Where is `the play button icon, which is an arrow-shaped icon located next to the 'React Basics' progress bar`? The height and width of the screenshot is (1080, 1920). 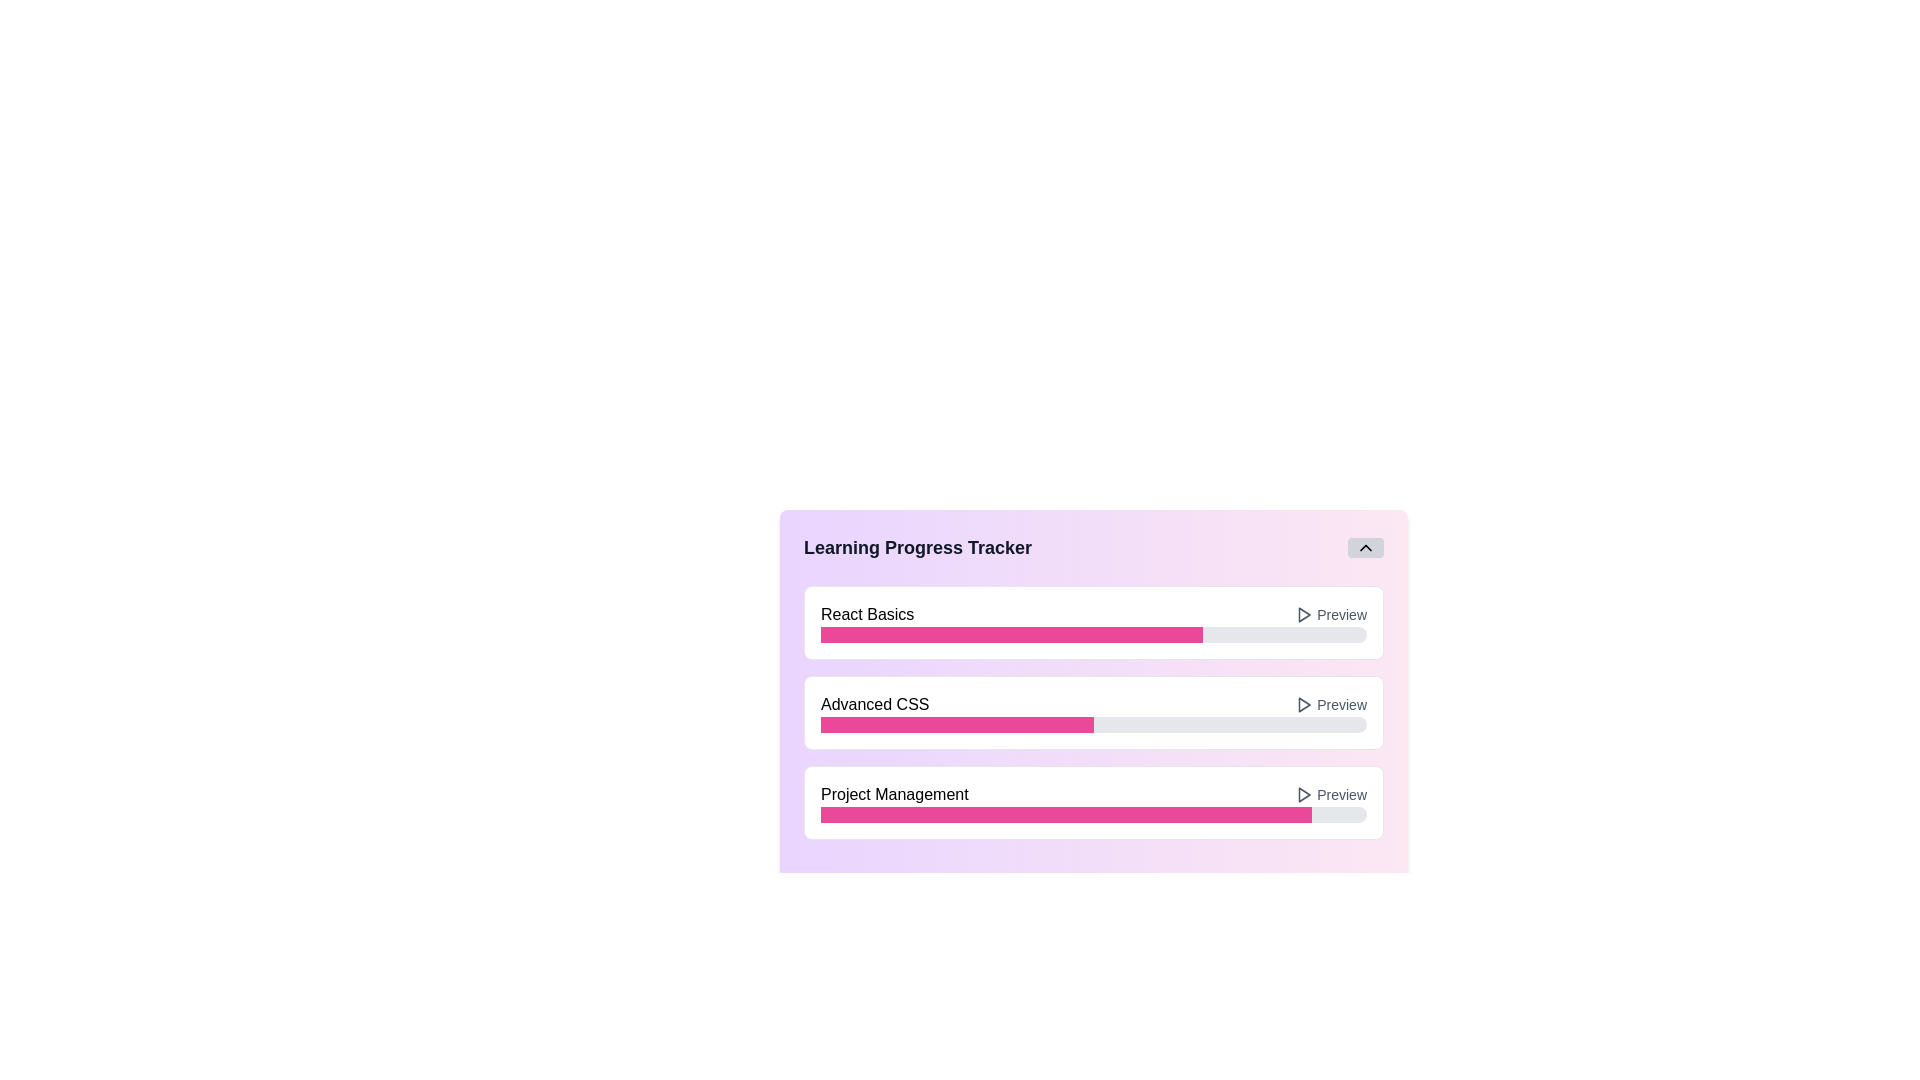 the play button icon, which is an arrow-shaped icon located next to the 'React Basics' progress bar is located at coordinates (1305, 613).